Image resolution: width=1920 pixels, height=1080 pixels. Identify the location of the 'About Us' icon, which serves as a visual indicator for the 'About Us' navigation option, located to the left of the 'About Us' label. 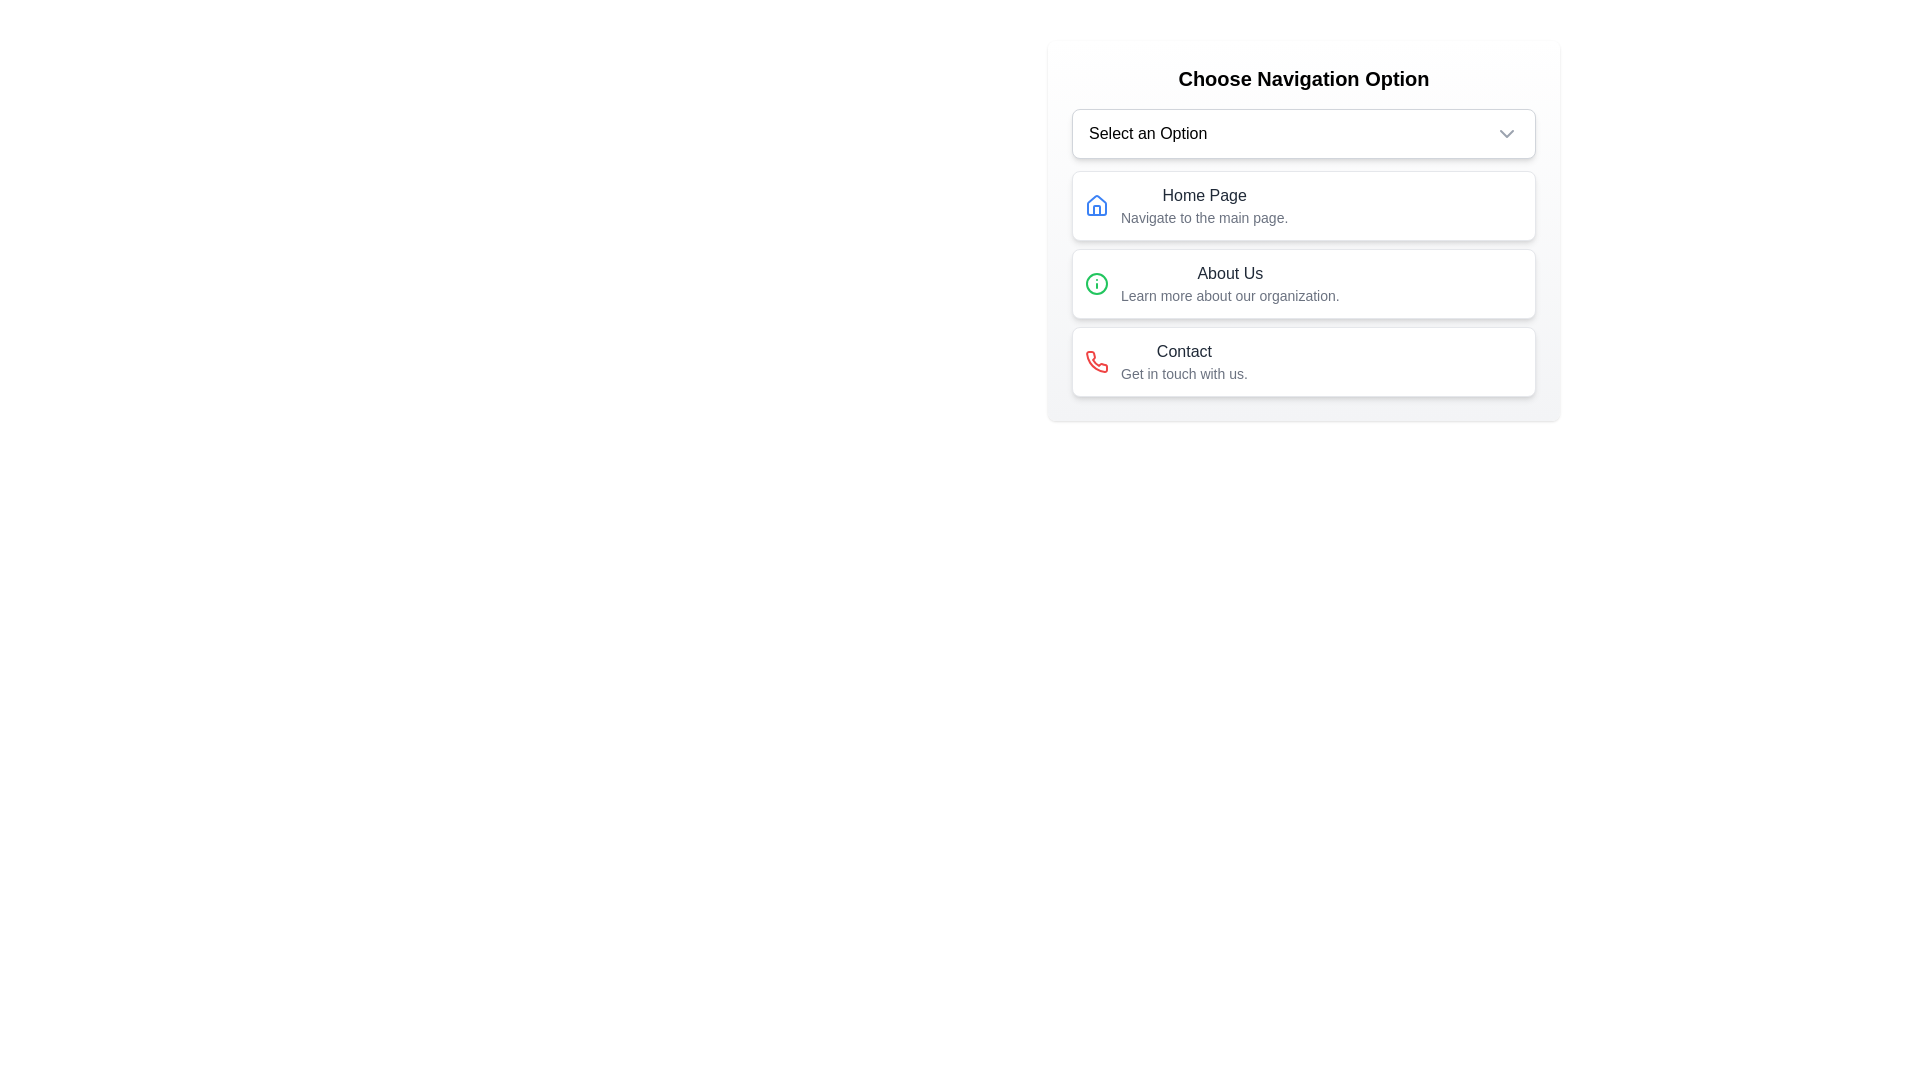
(1096, 284).